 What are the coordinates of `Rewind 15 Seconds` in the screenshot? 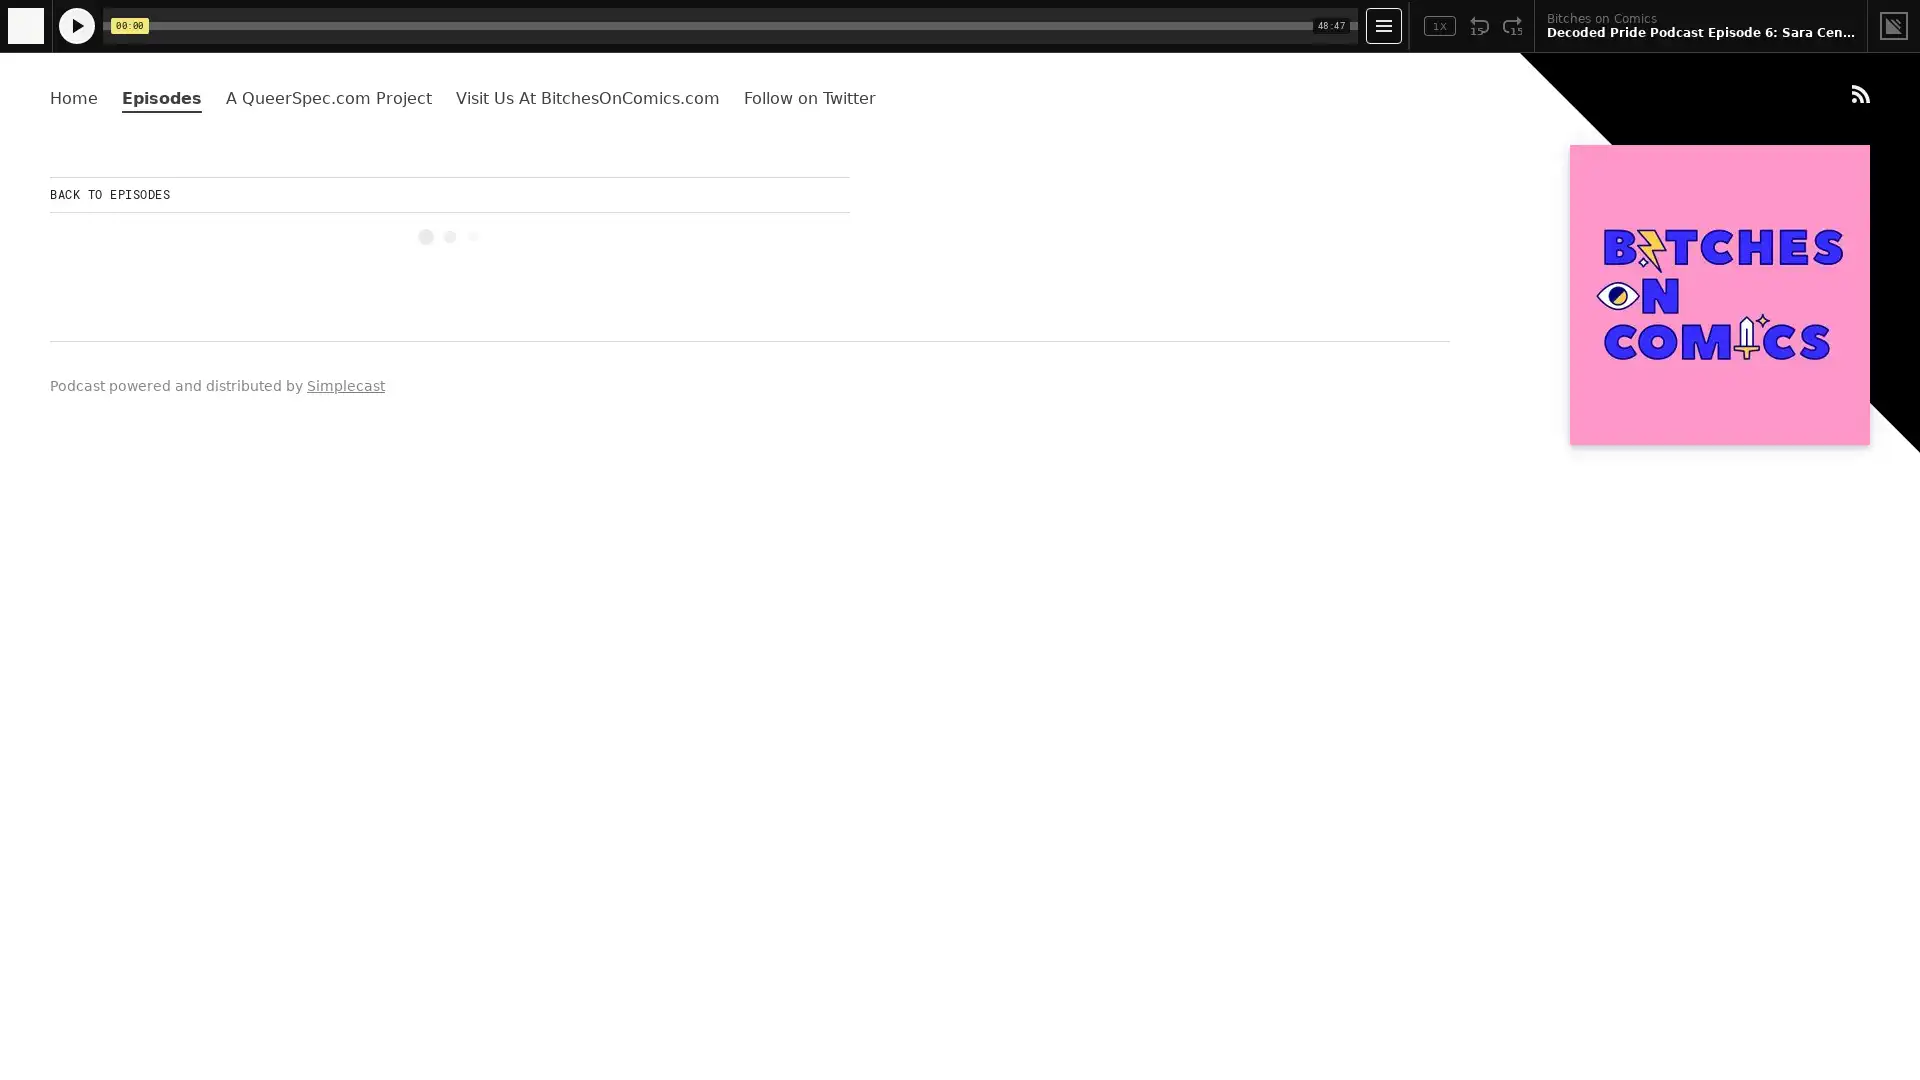 It's located at (1479, 26).